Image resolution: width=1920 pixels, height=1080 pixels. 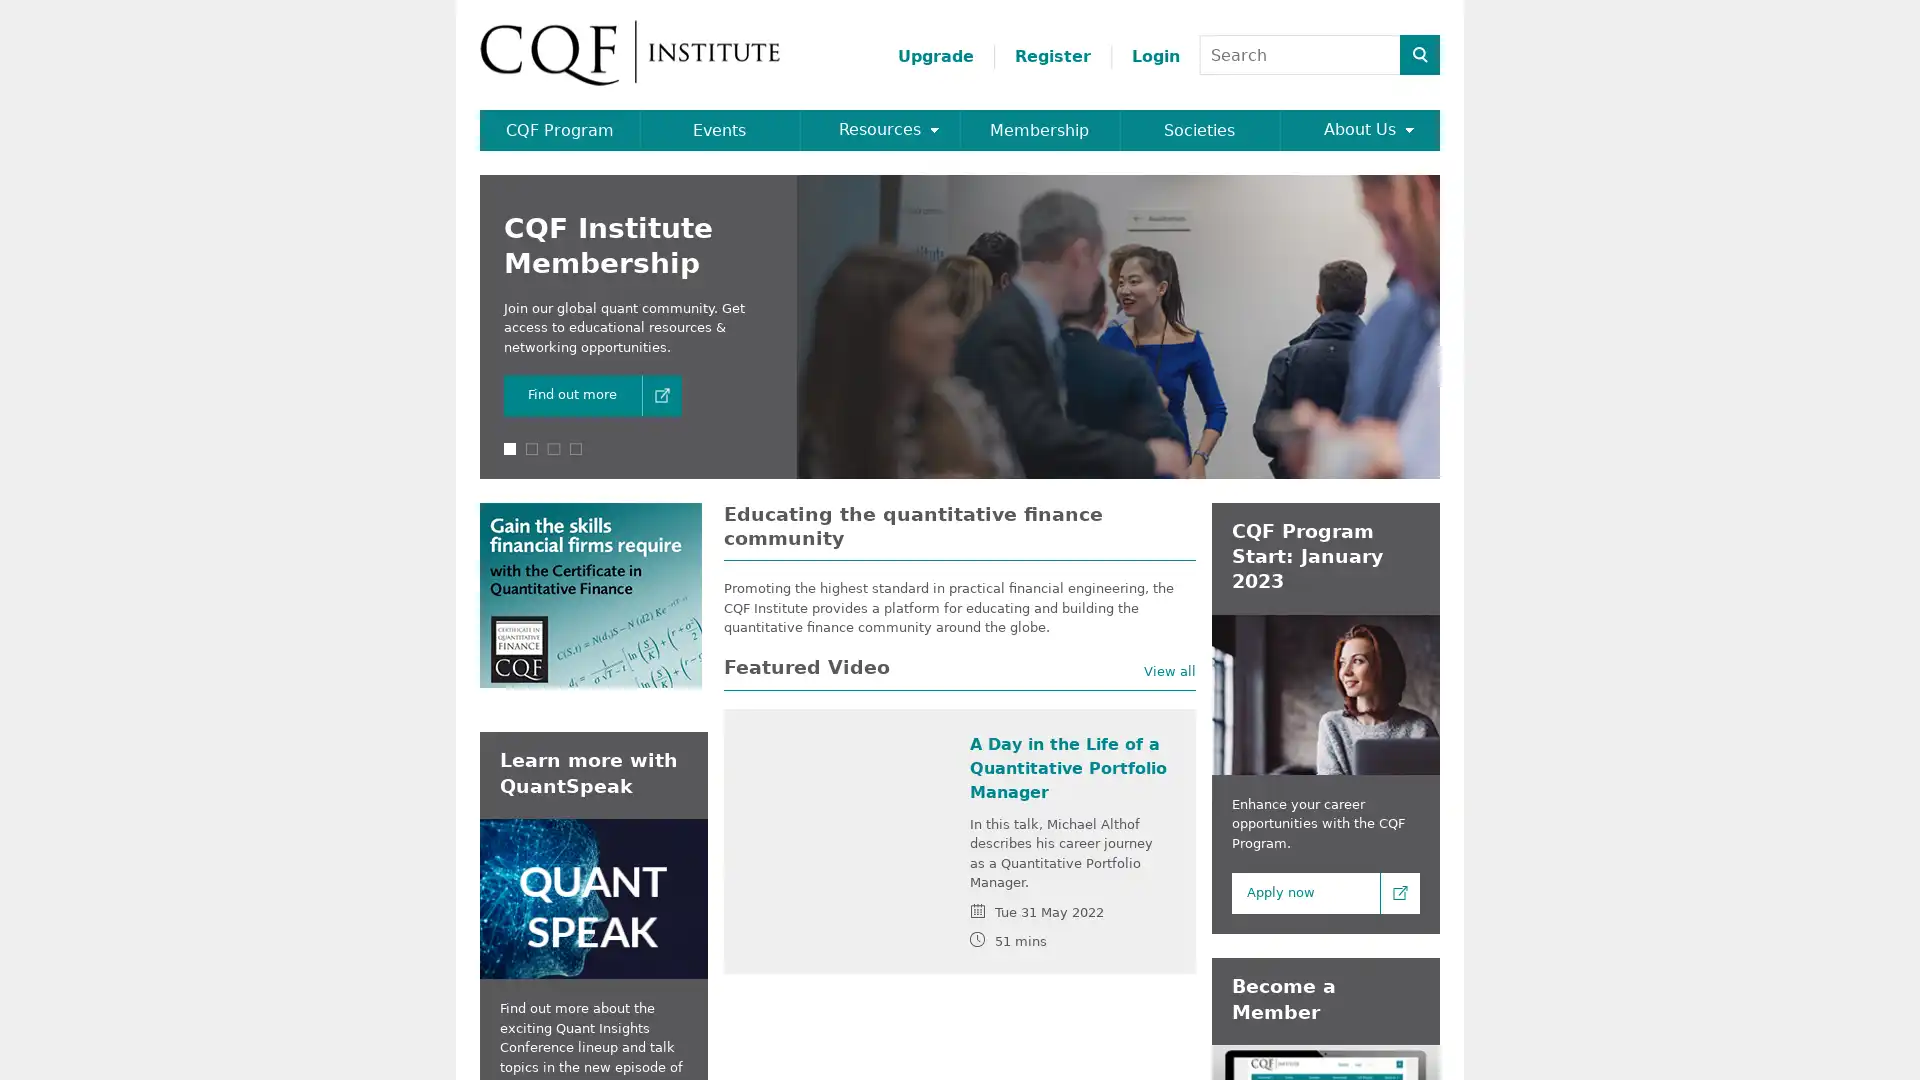 What do you see at coordinates (1419, 53) in the screenshot?
I see `Search` at bounding box center [1419, 53].